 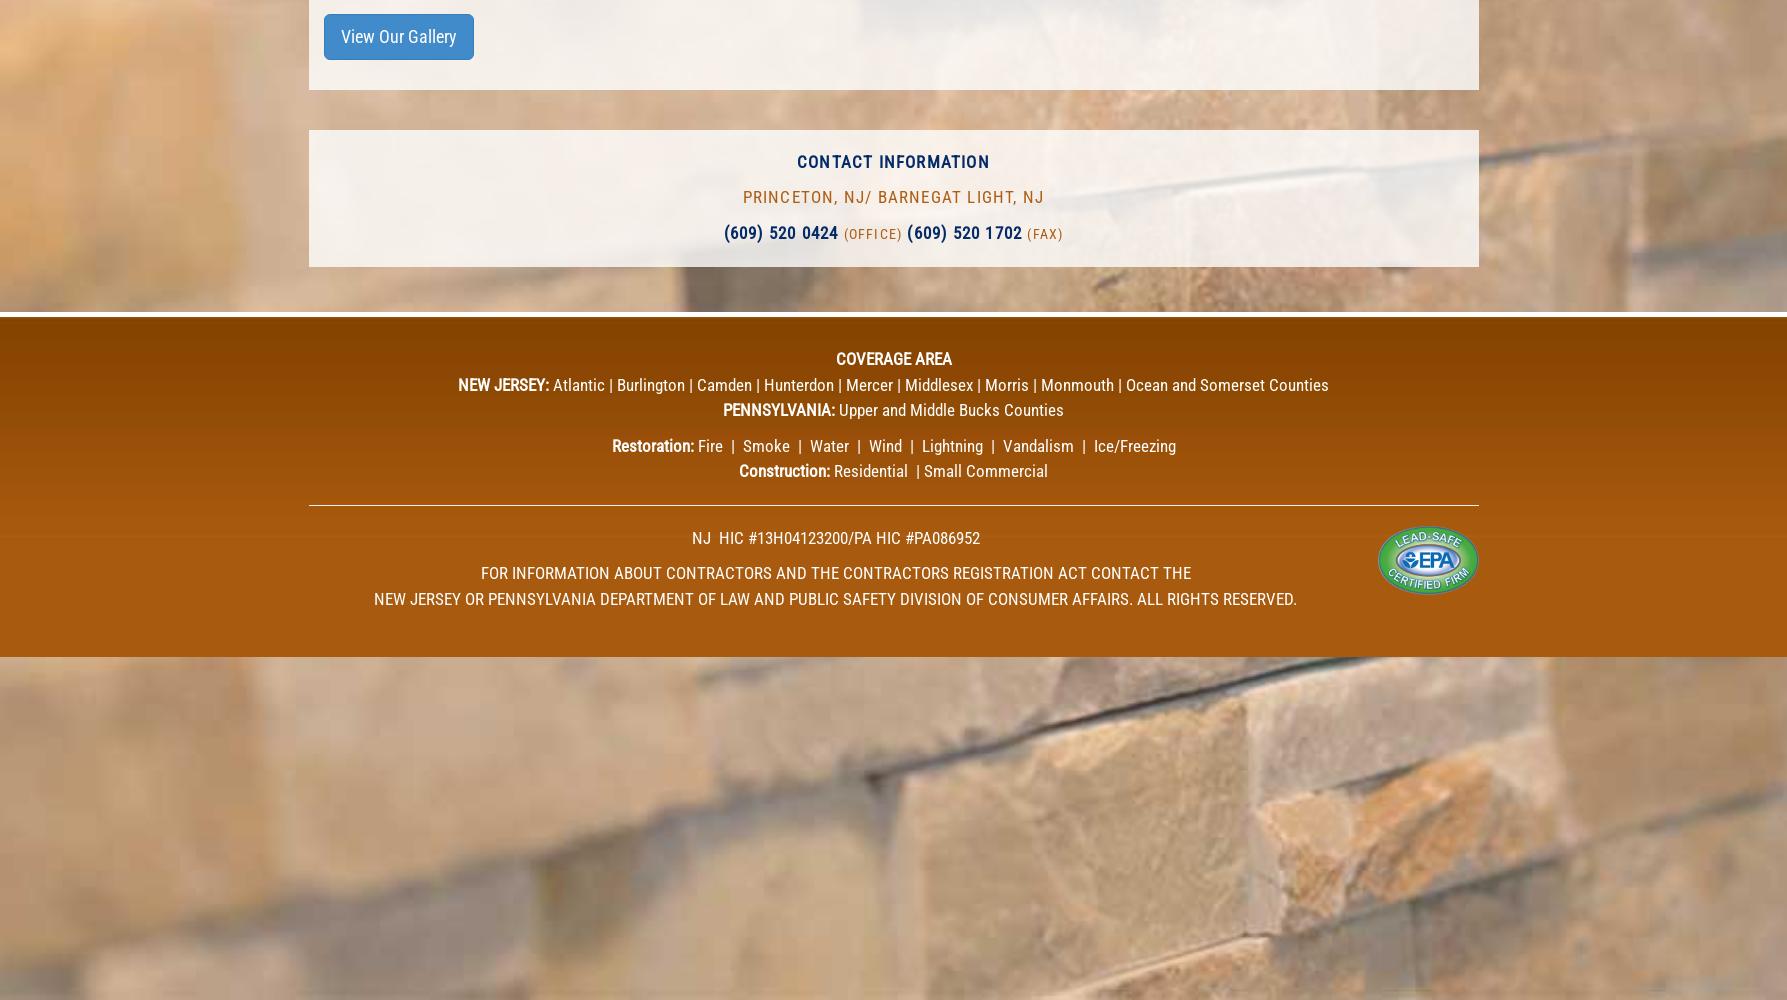 I want to click on 'Vandalism', so click(x=1000, y=444).